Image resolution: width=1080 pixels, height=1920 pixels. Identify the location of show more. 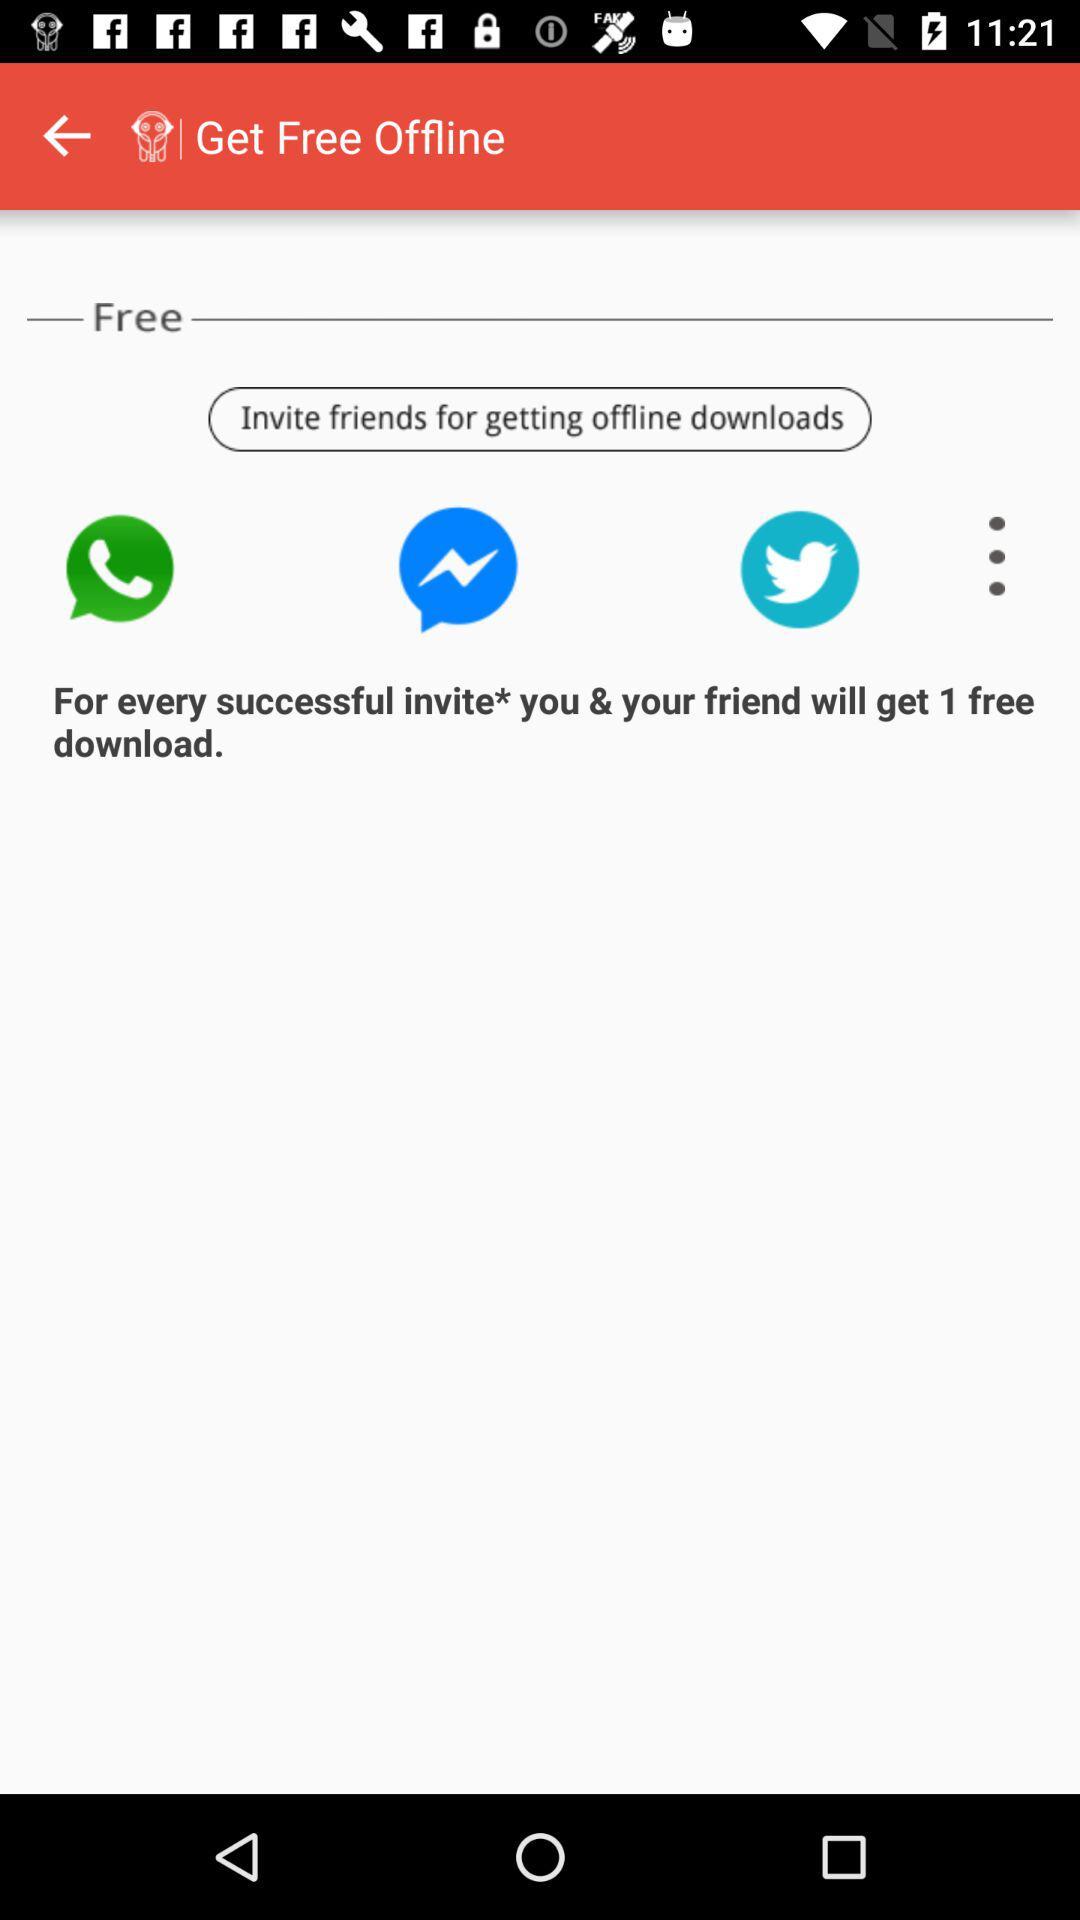
(997, 556).